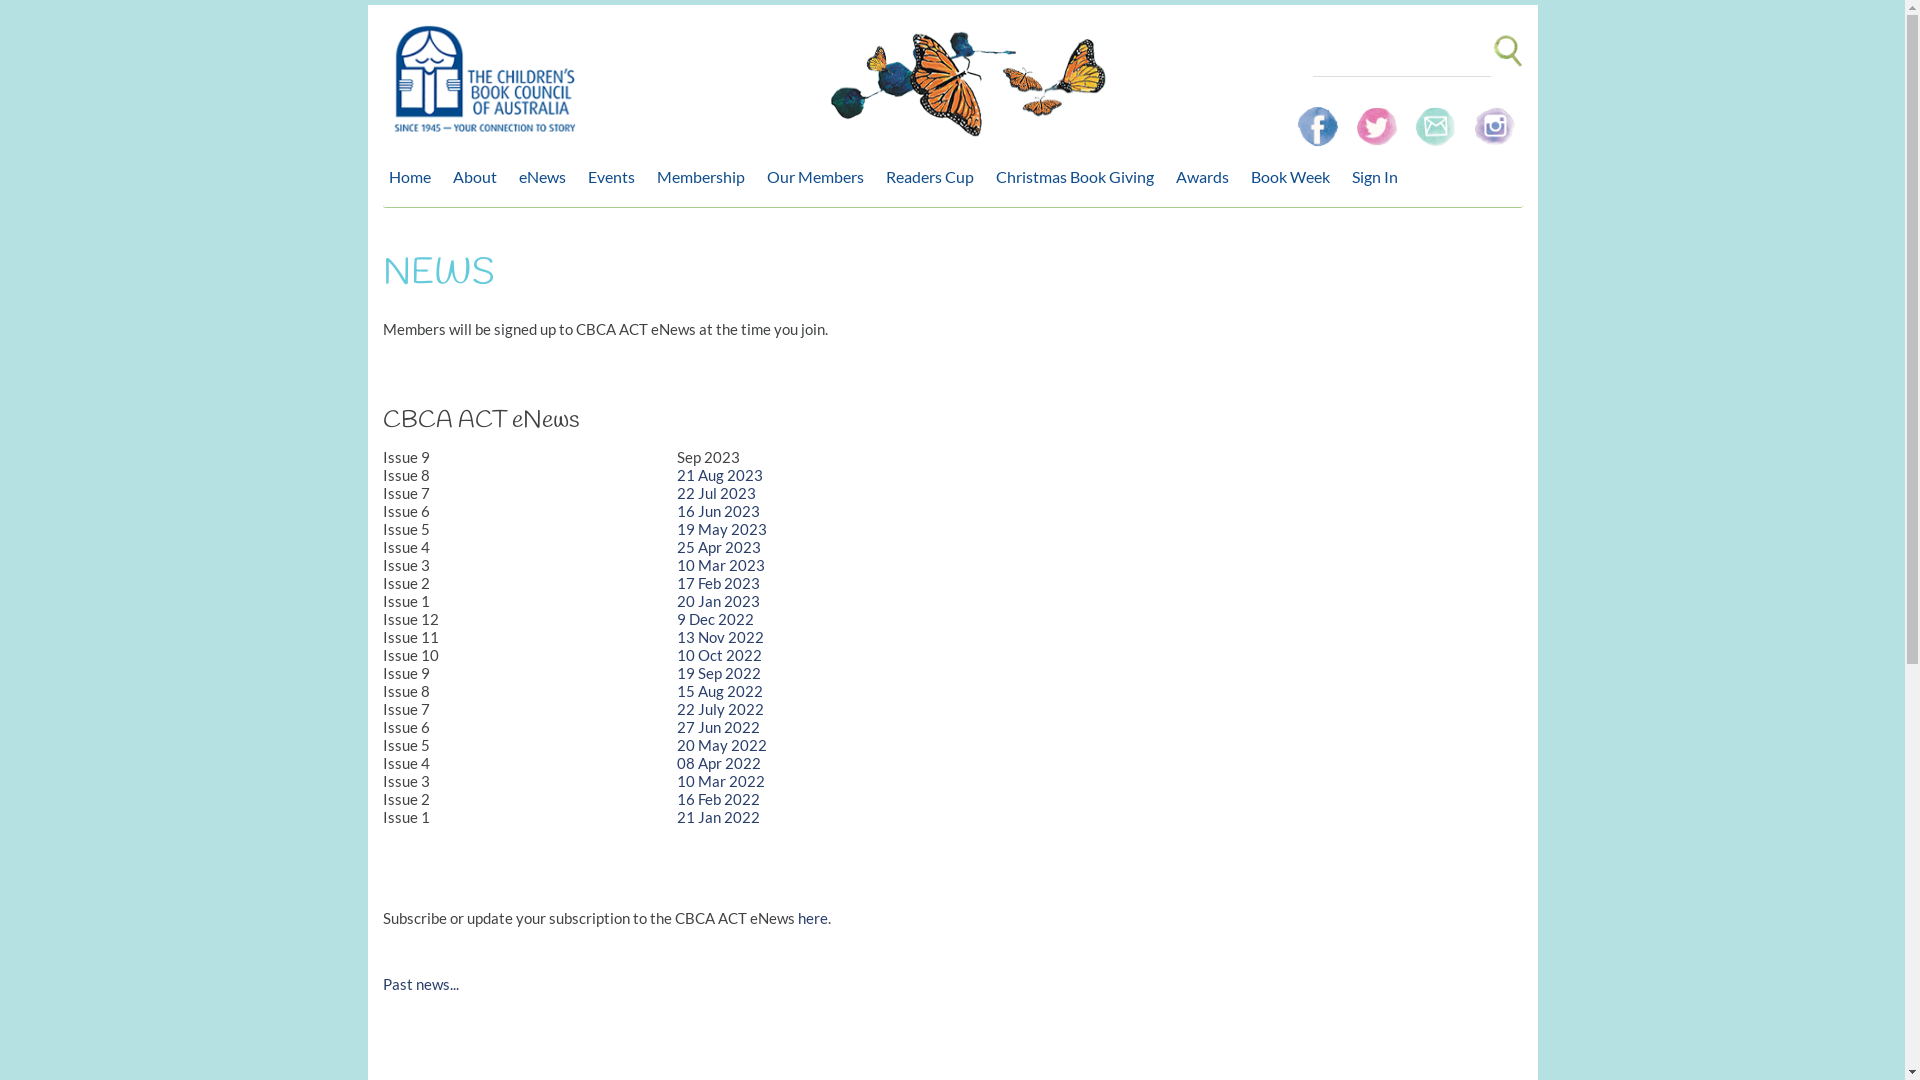 The image size is (1920, 1080). Describe the element at coordinates (1206, 176) in the screenshot. I see `'Awards'` at that location.